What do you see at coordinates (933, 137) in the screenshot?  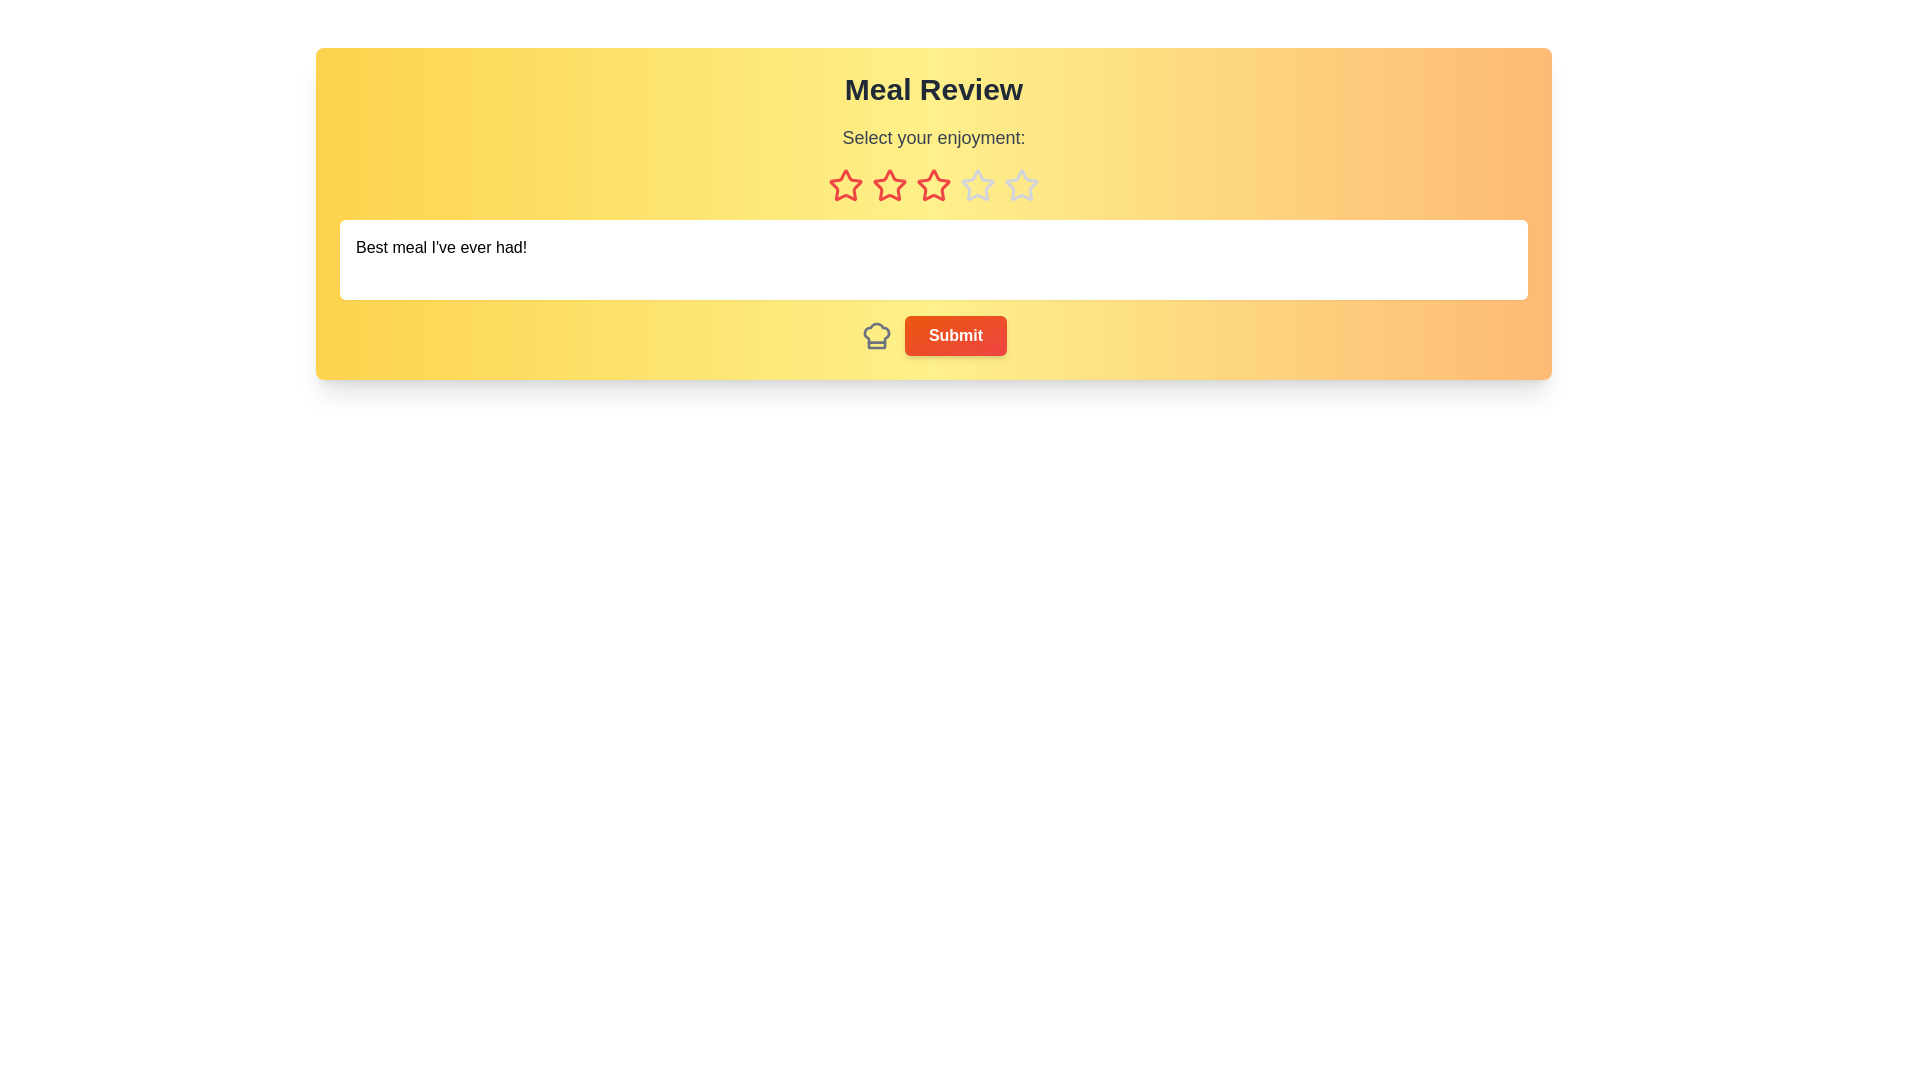 I see `the static text label that prompts the user to select a value for their enjoyment, positioned below the 'Meal Review' heading and above the star rating icons` at bounding box center [933, 137].